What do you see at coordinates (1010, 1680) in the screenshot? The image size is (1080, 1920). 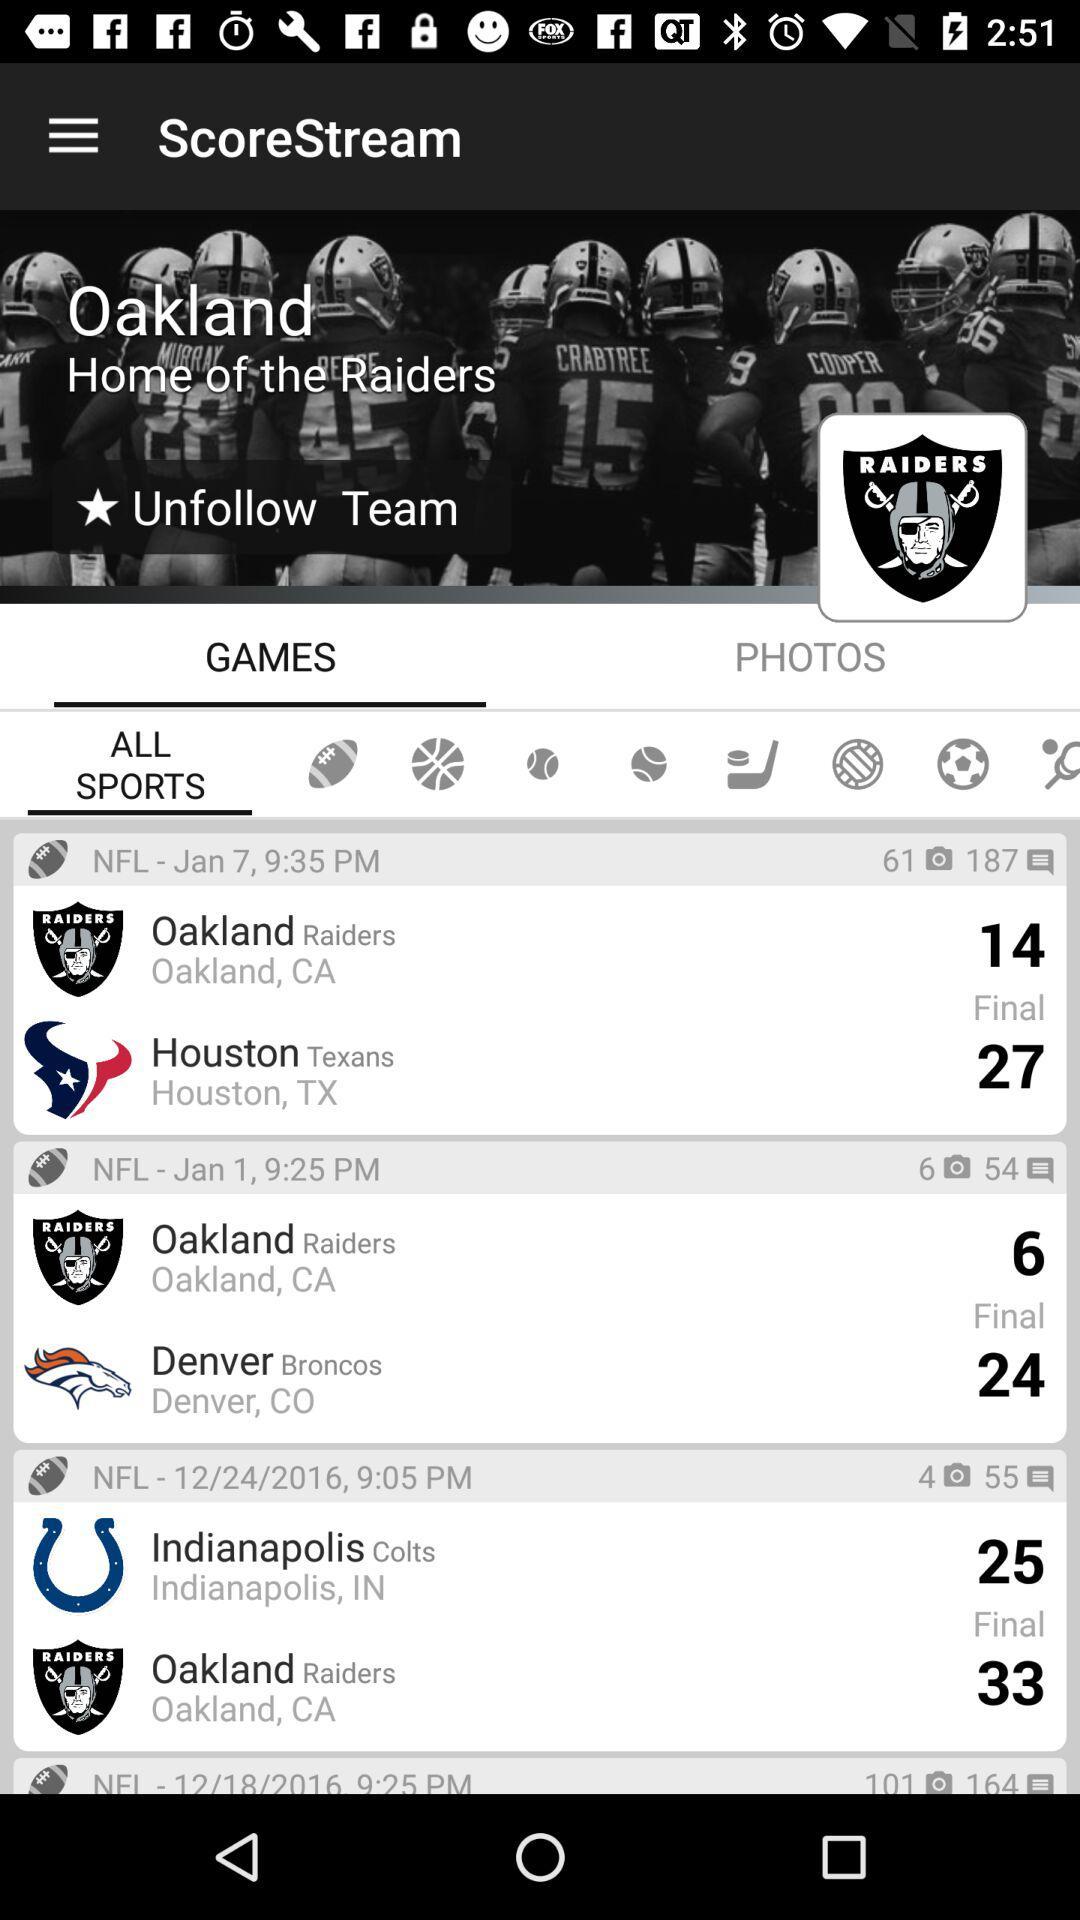 I see `the item below 25 icon` at bounding box center [1010, 1680].